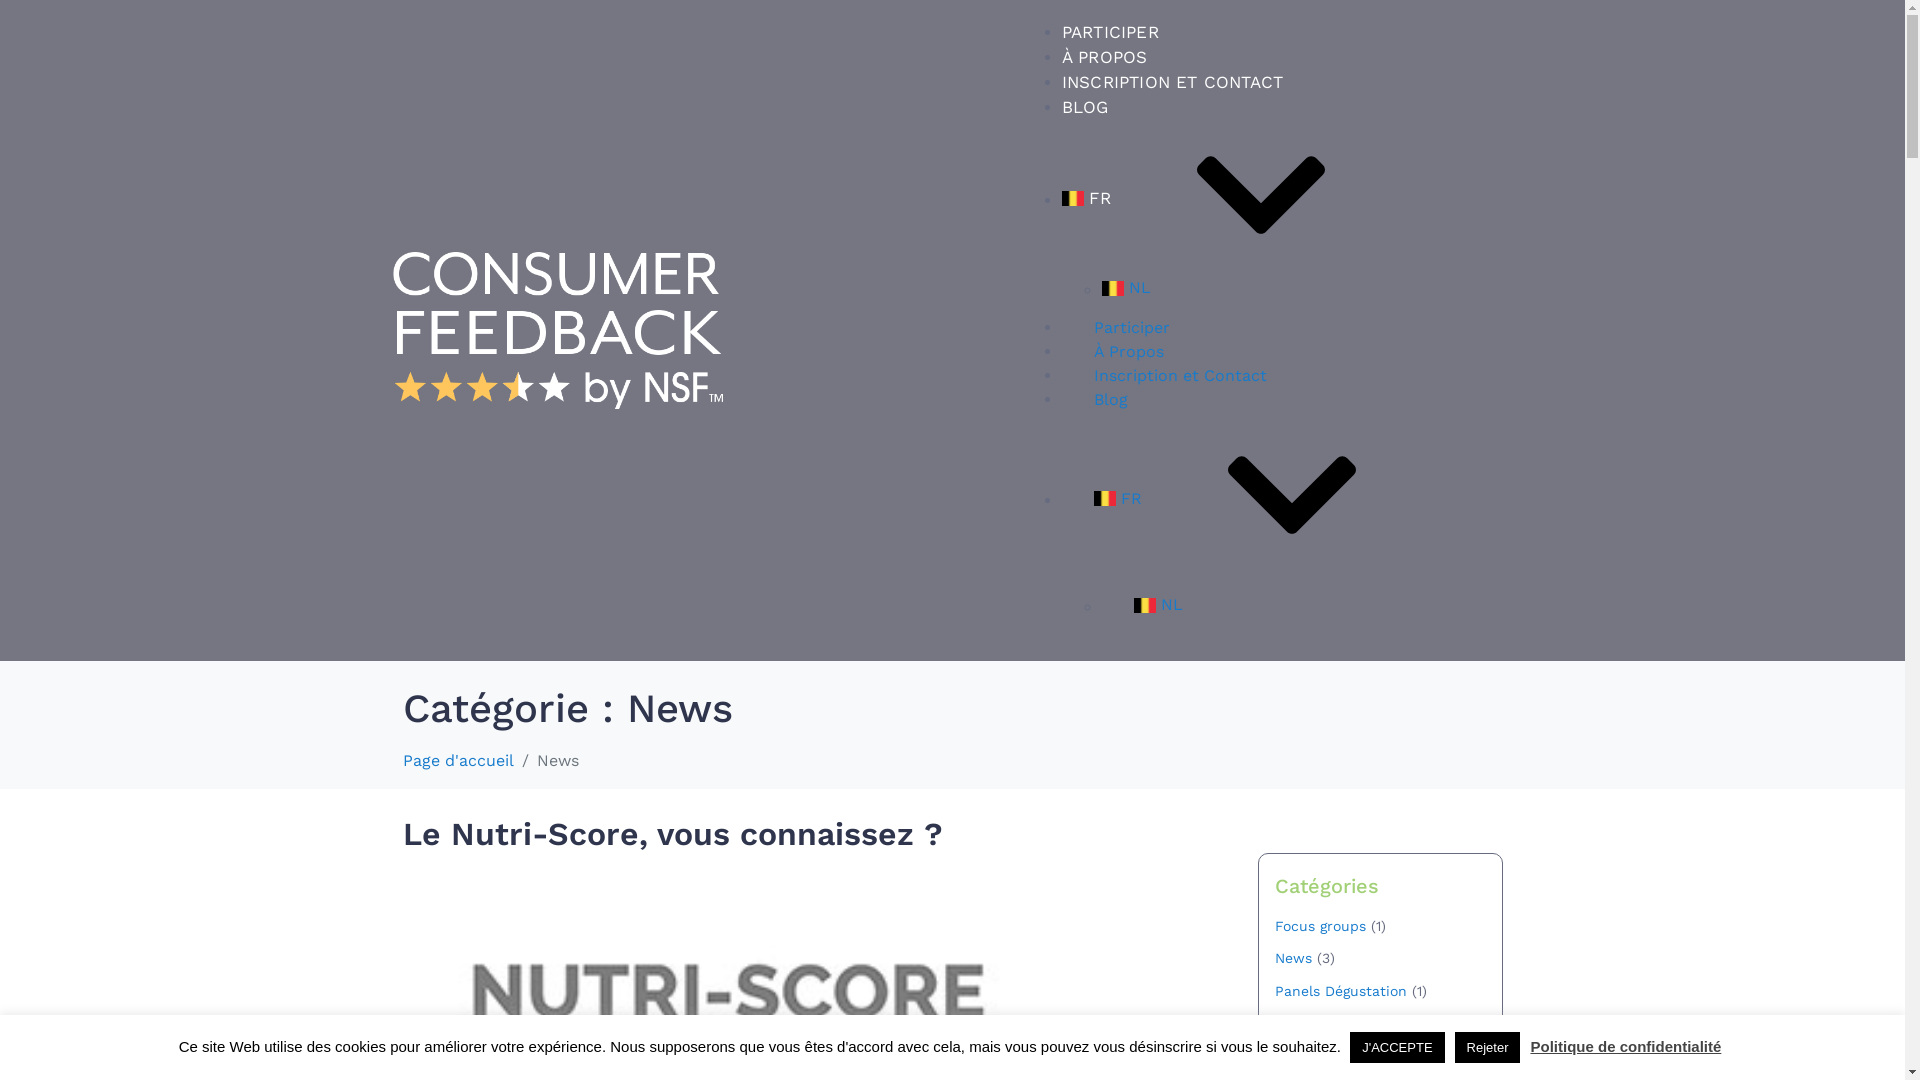  Describe the element at coordinates (401, 760) in the screenshot. I see `'Page d'accueil'` at that location.